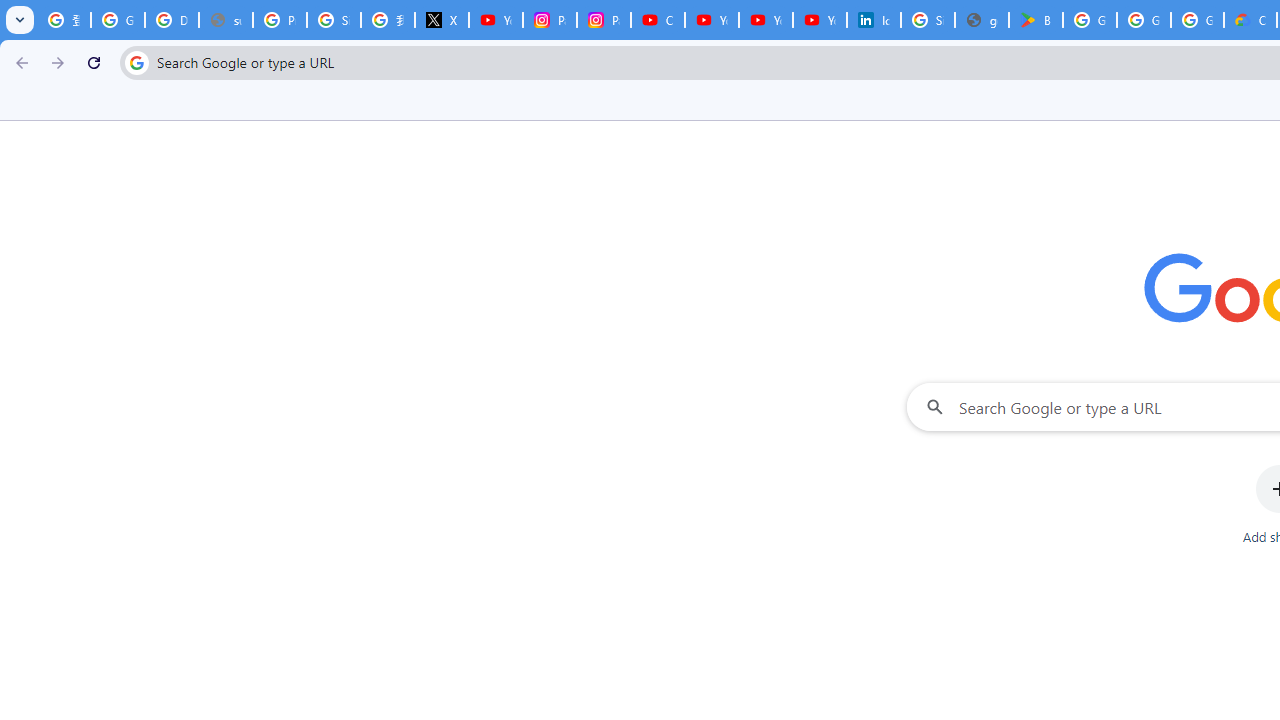 The image size is (1280, 720). Describe the element at coordinates (440, 20) in the screenshot. I see `'X'` at that location.